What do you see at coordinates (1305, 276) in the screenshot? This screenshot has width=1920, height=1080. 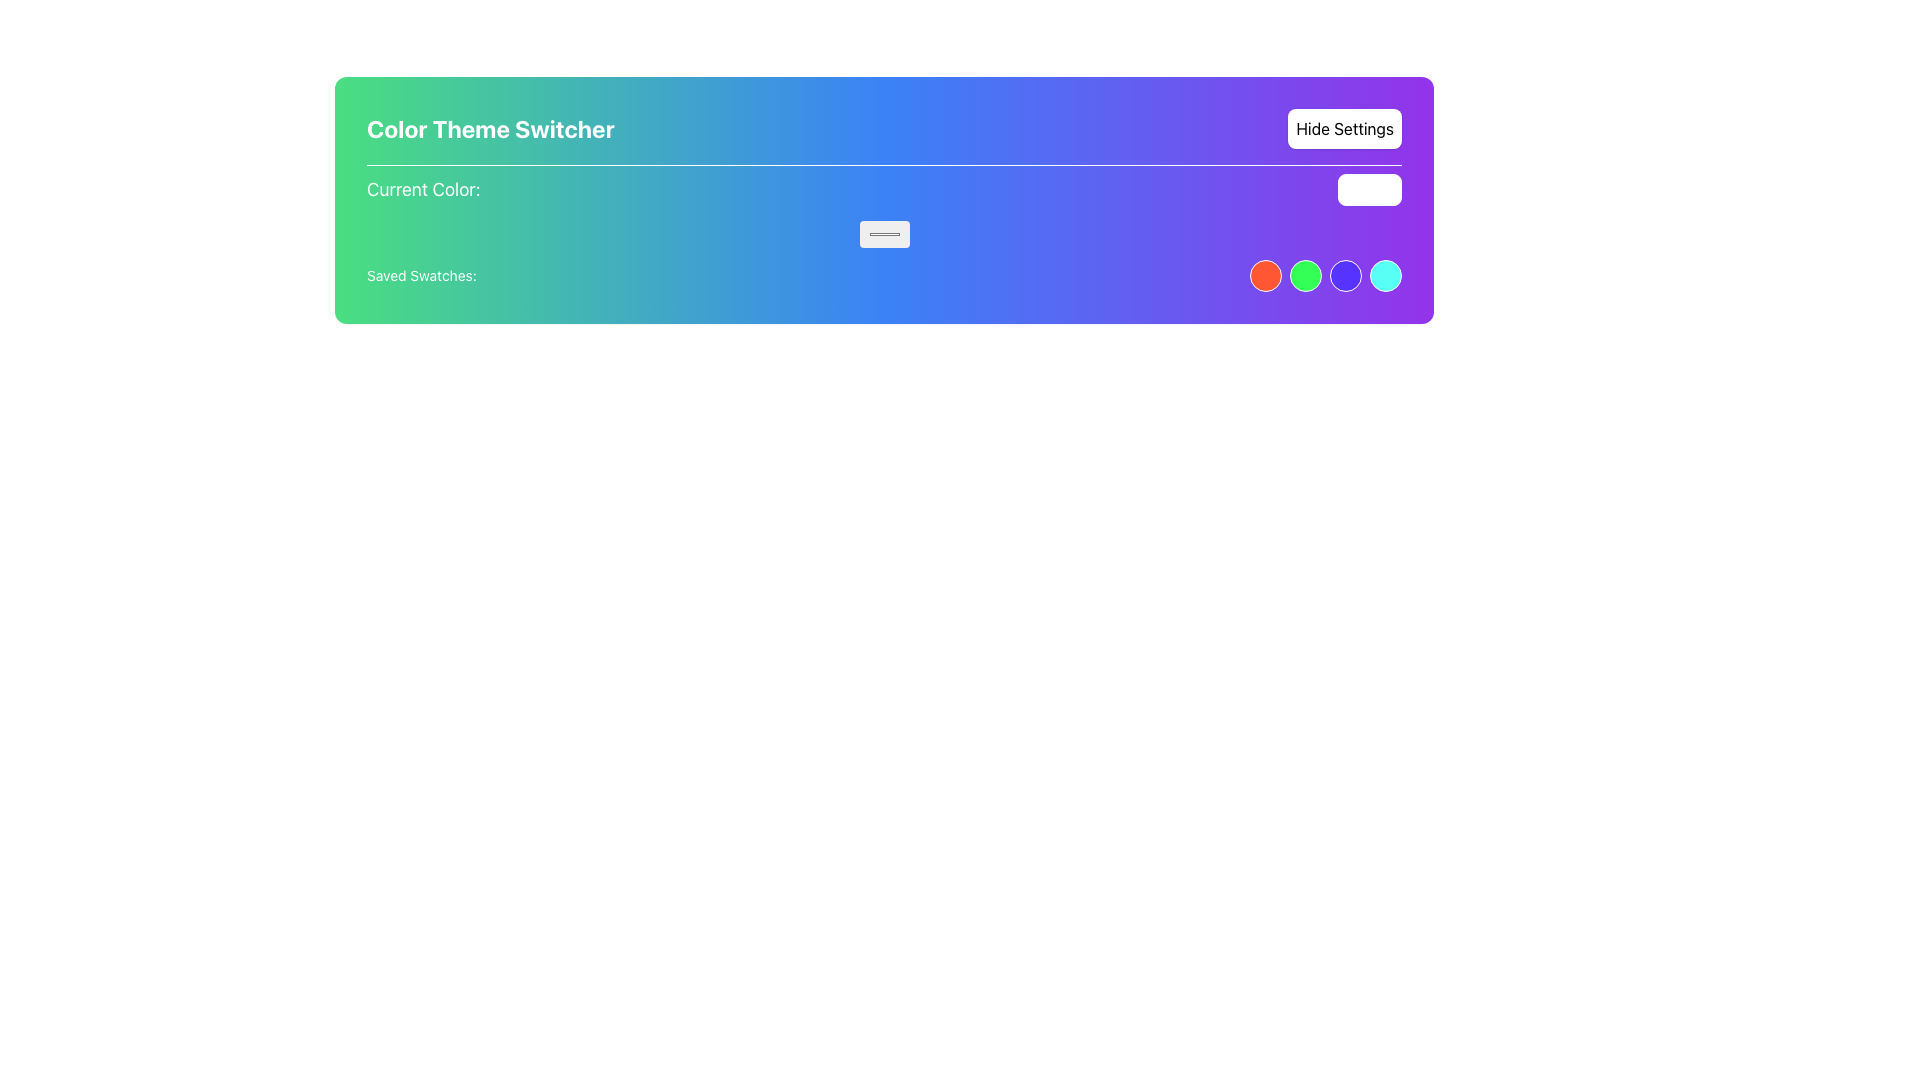 I see `the second button from the left, which is a green theme selection button` at bounding box center [1305, 276].